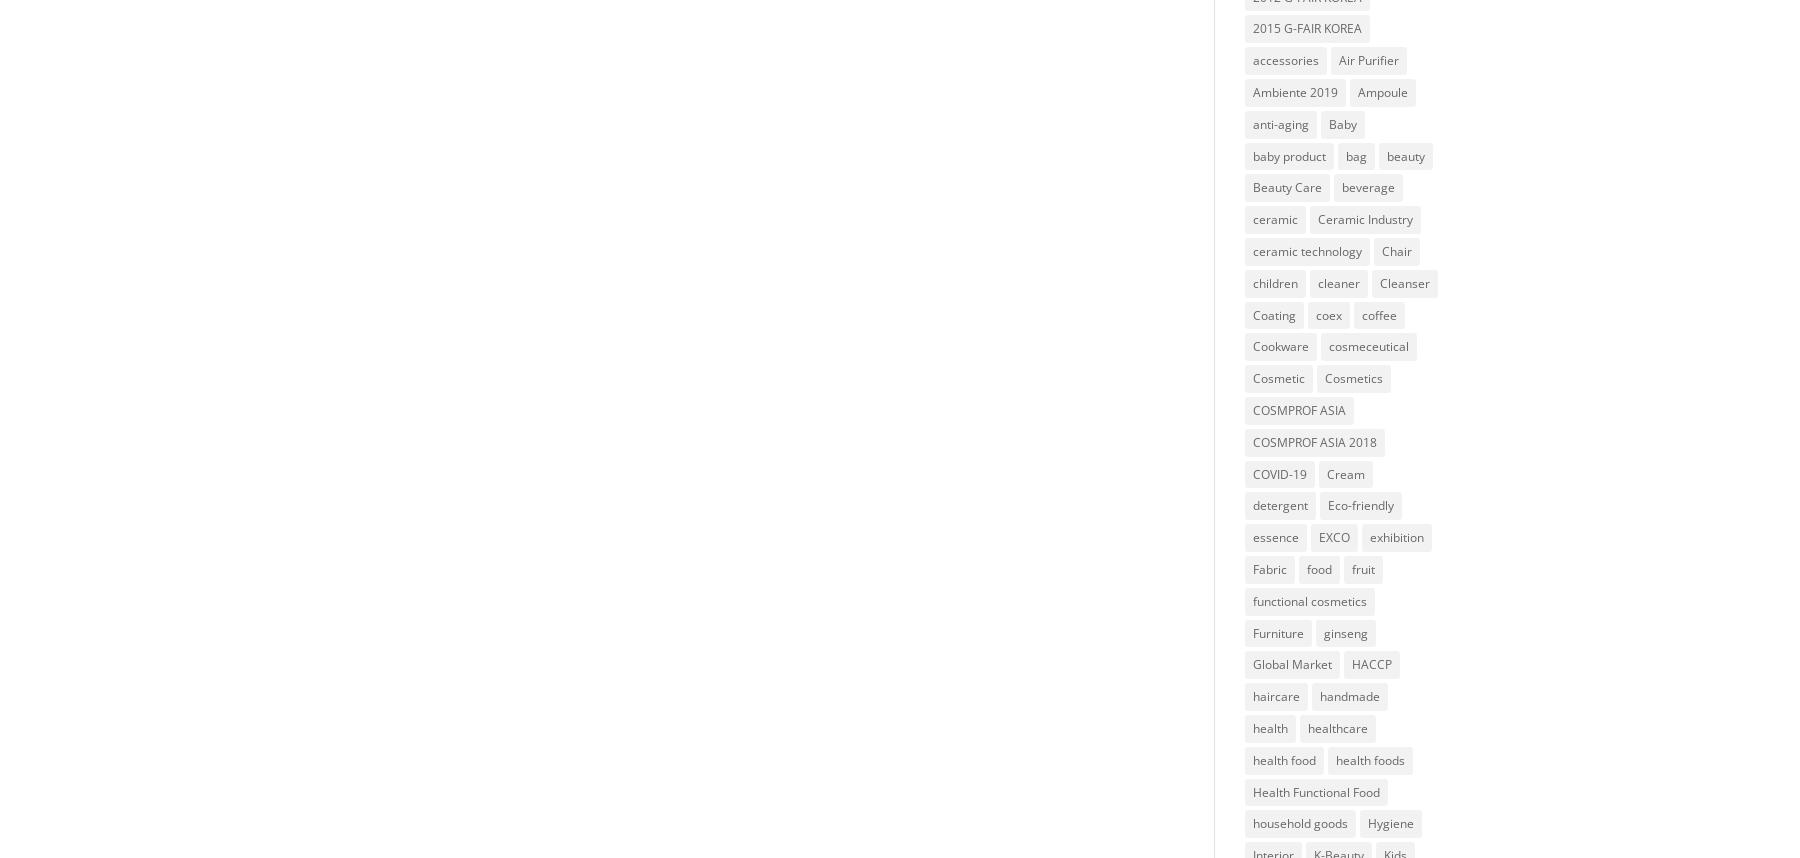  What do you see at coordinates (1252, 250) in the screenshot?
I see `'ceramic technology'` at bounding box center [1252, 250].